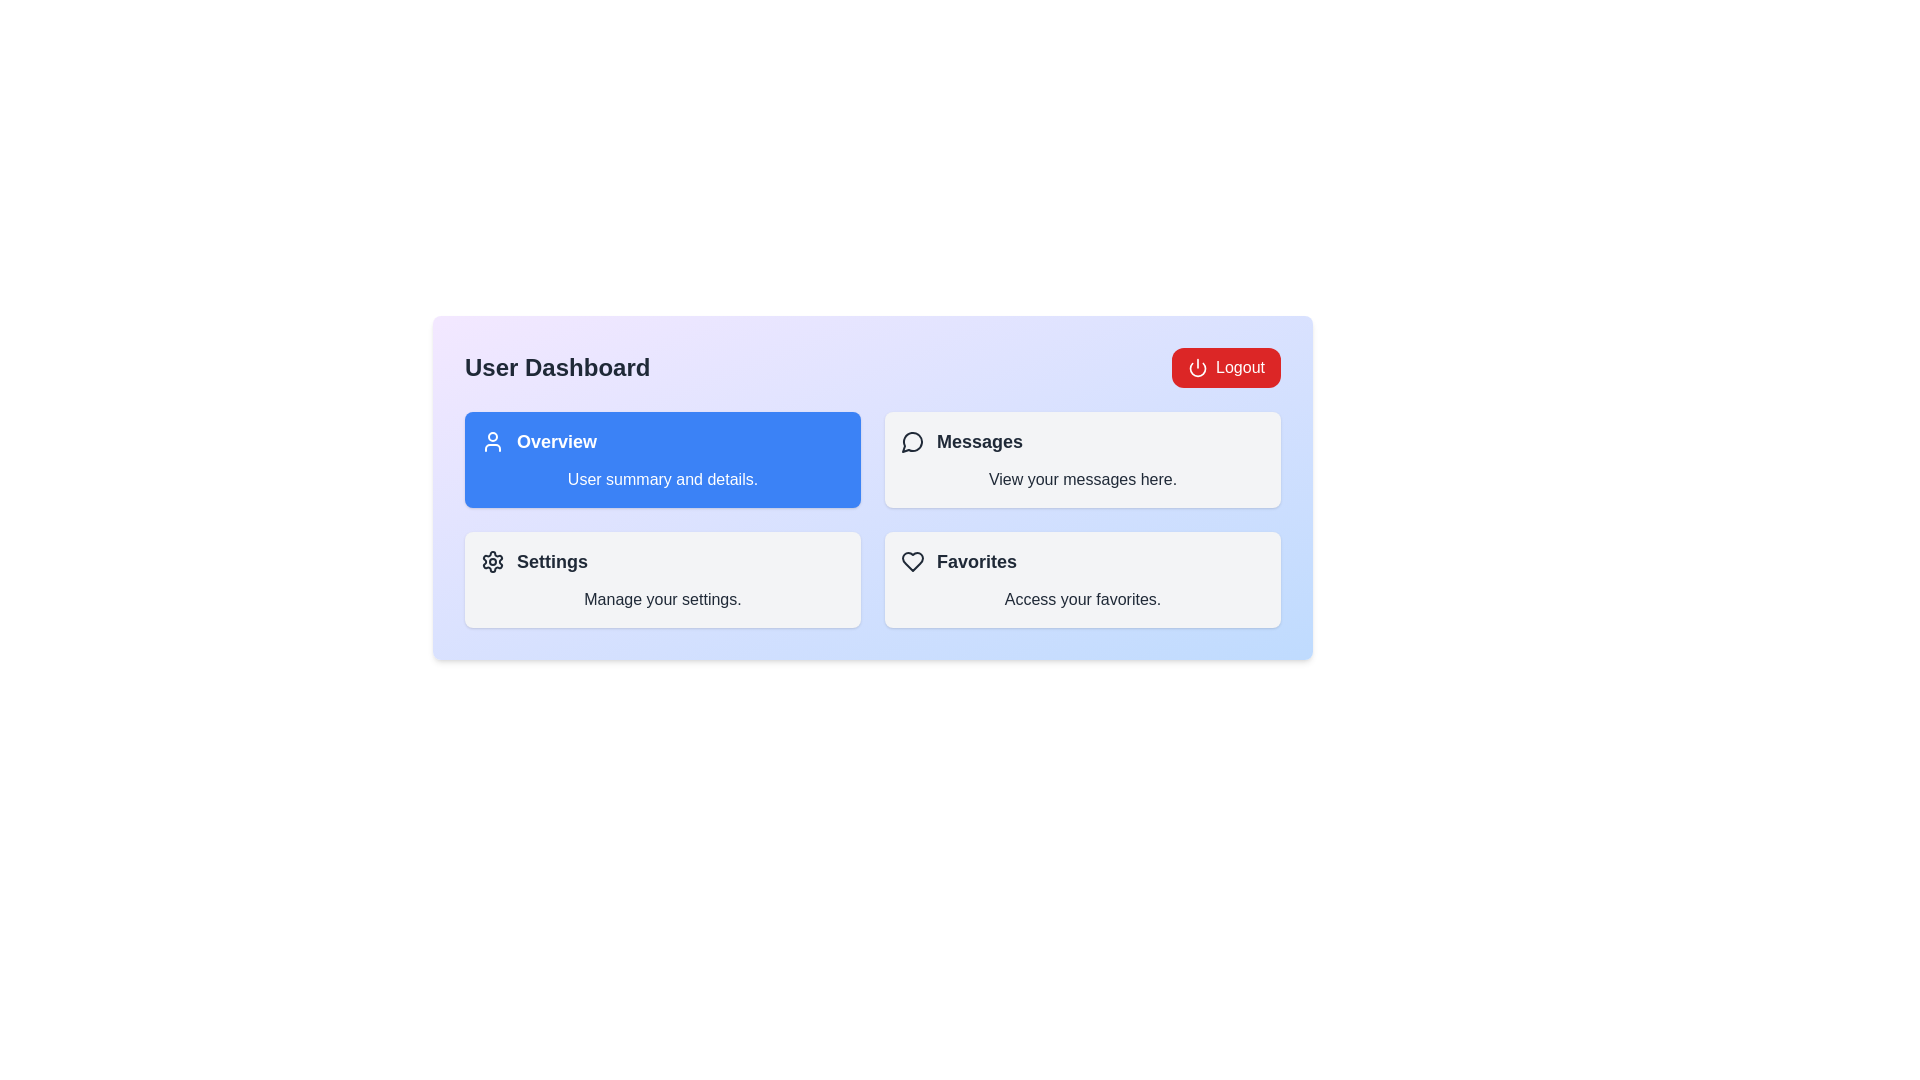 This screenshot has width=1920, height=1080. What do you see at coordinates (911, 562) in the screenshot?
I see `the 'Favorites' icon located in the bottom-right corner of the 'Favorites' card section` at bounding box center [911, 562].